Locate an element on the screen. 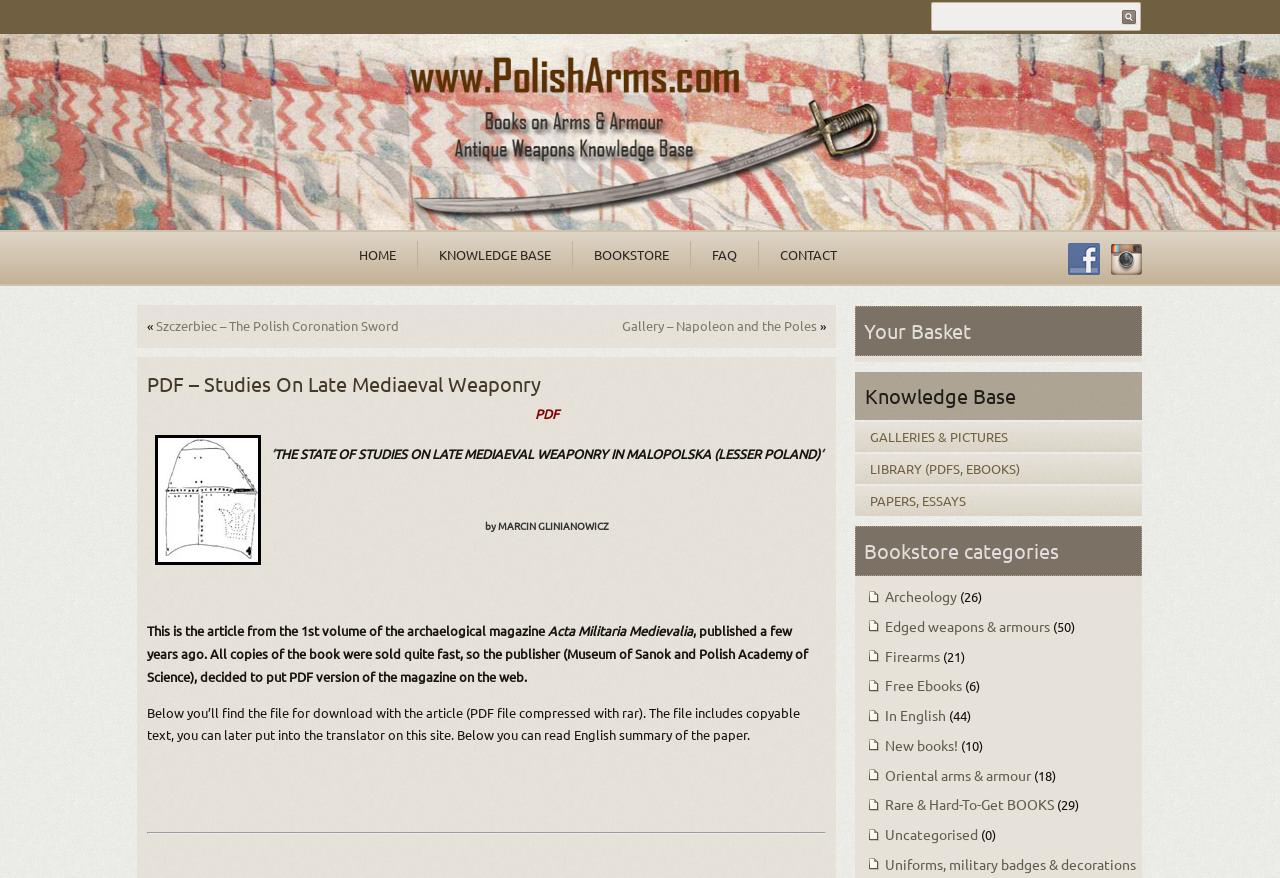 This screenshot has height=878, width=1280. 'PDF – Studies On Late Mediaeval Weaponry' is located at coordinates (343, 381).